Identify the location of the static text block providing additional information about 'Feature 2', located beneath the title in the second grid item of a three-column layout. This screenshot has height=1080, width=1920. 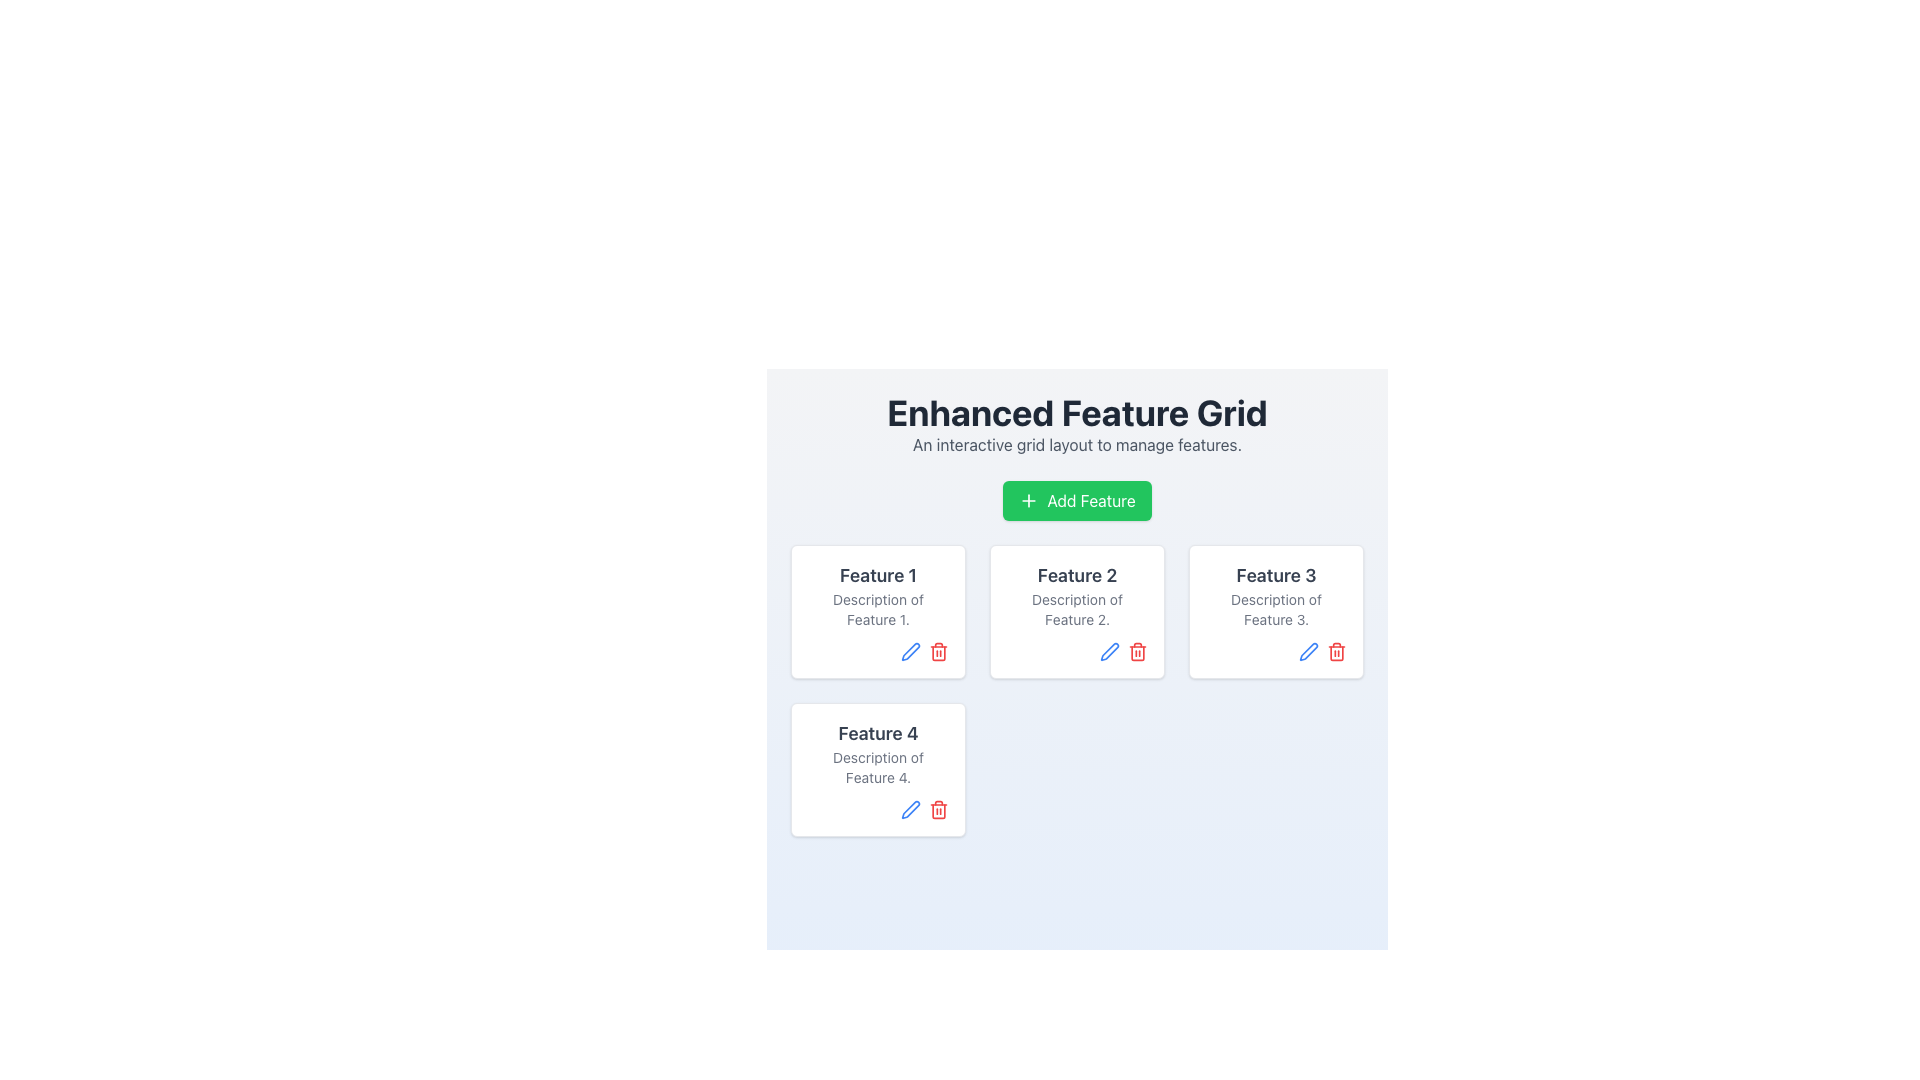
(1076, 608).